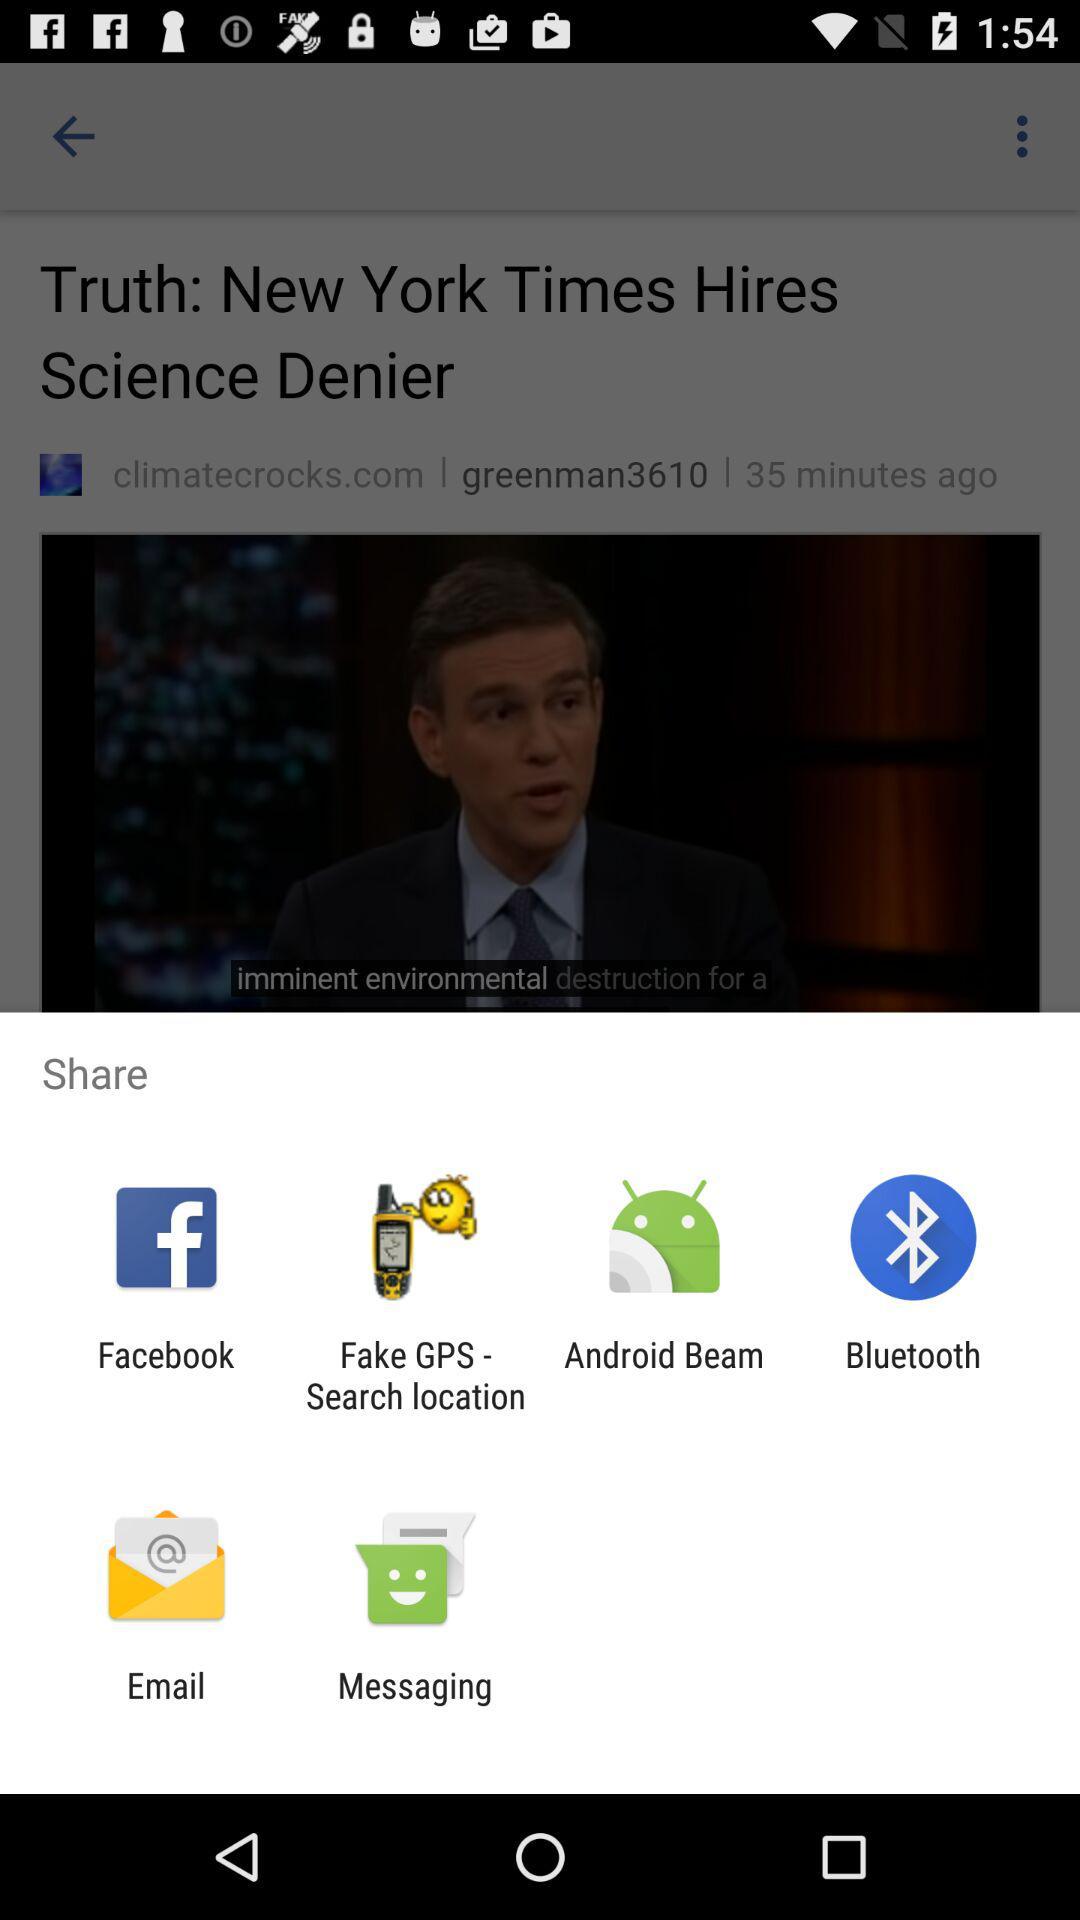  What do you see at coordinates (165, 1374) in the screenshot?
I see `facebook item` at bounding box center [165, 1374].